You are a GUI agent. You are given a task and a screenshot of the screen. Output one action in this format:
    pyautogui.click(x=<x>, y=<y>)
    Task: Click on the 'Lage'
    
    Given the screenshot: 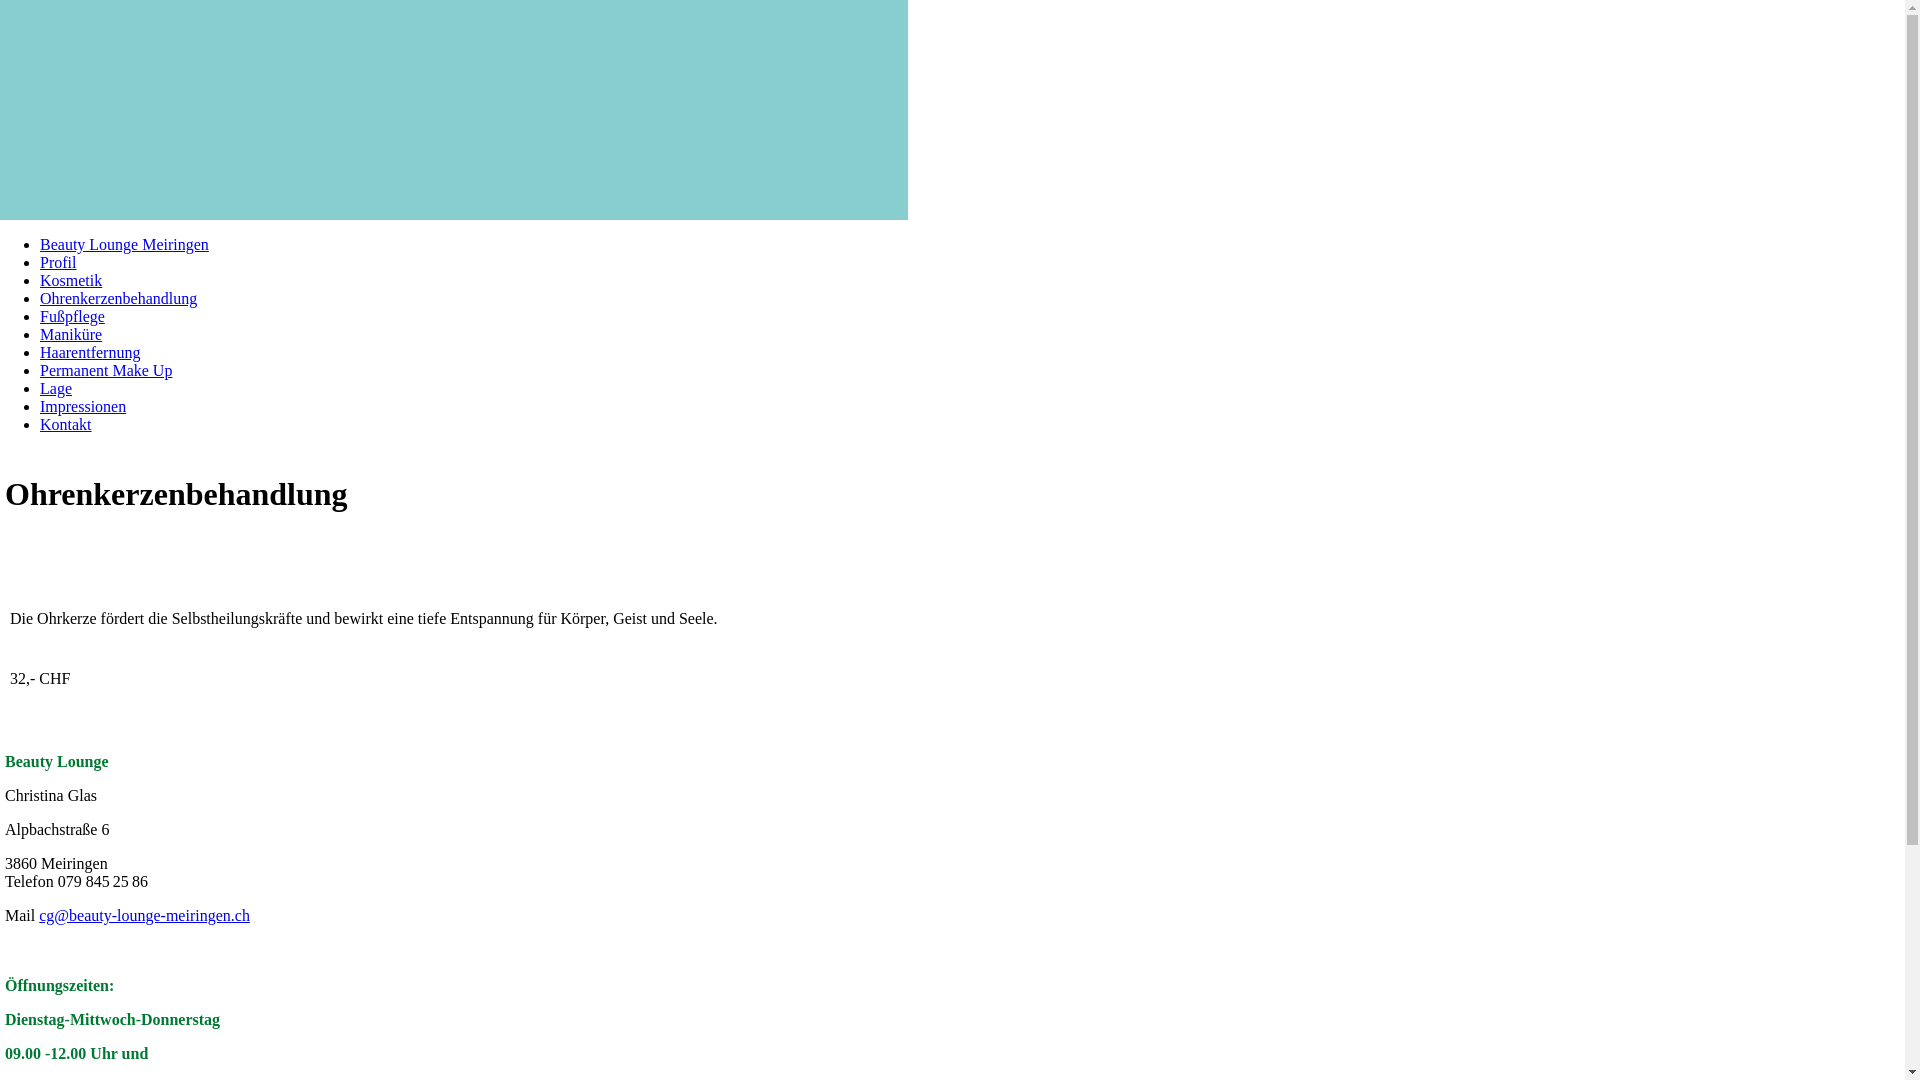 What is the action you would take?
    pyautogui.click(x=39, y=388)
    